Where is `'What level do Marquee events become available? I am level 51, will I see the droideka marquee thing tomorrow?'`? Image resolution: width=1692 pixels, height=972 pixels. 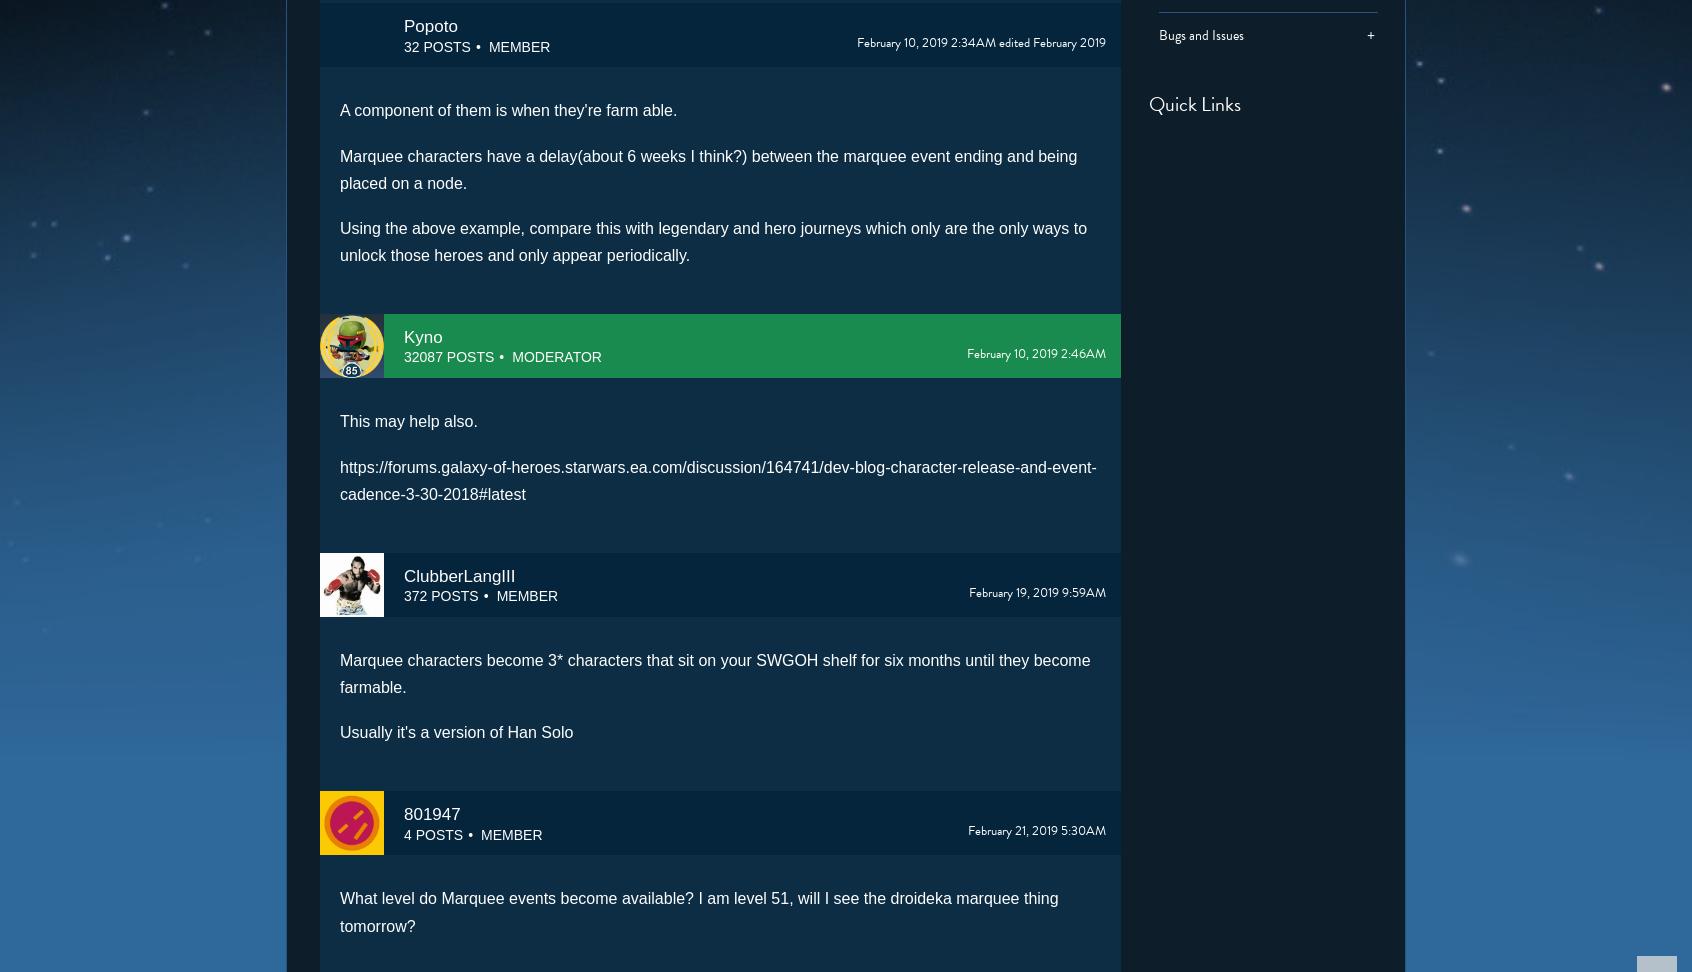
'What level do Marquee events become available? I am level 51, will I see the droideka marquee thing tomorrow?' is located at coordinates (698, 911).